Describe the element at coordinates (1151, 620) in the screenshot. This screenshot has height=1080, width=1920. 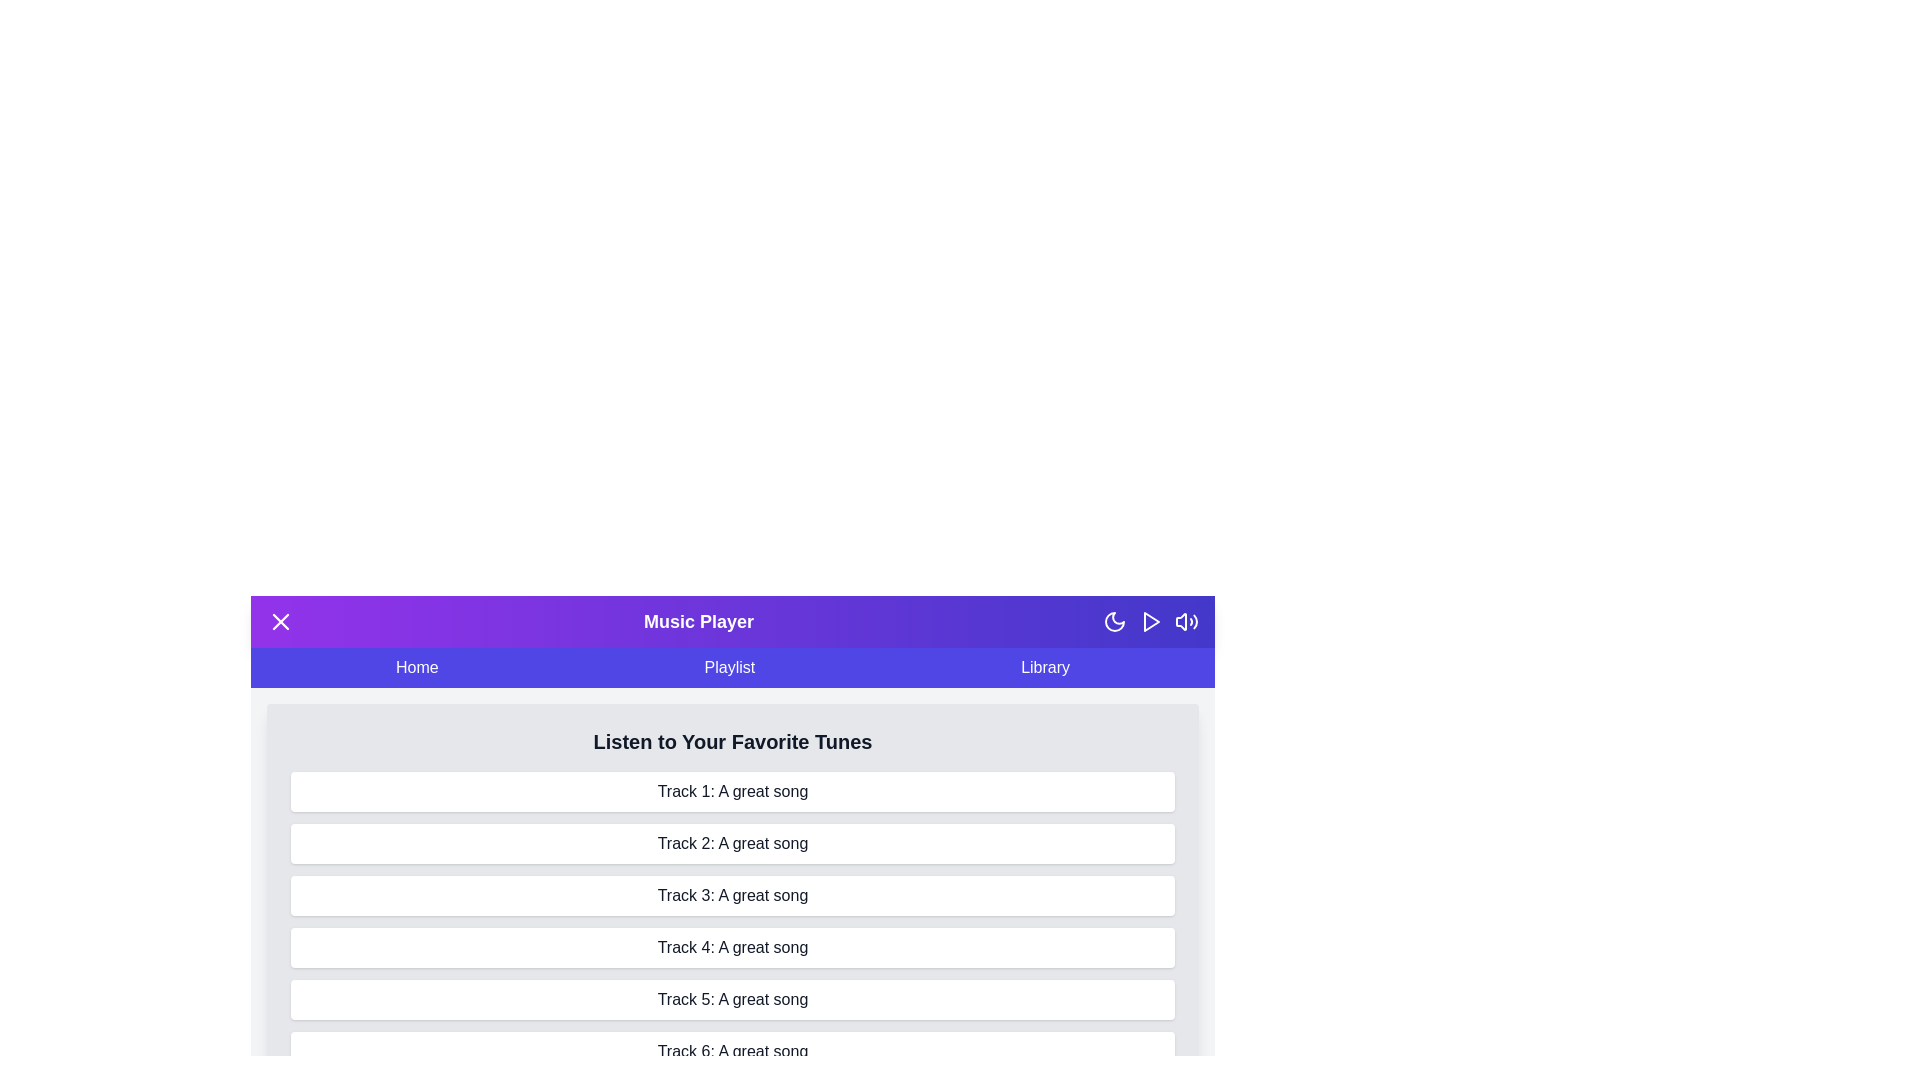
I see `the play/pause button to toggle the music playback state` at that location.